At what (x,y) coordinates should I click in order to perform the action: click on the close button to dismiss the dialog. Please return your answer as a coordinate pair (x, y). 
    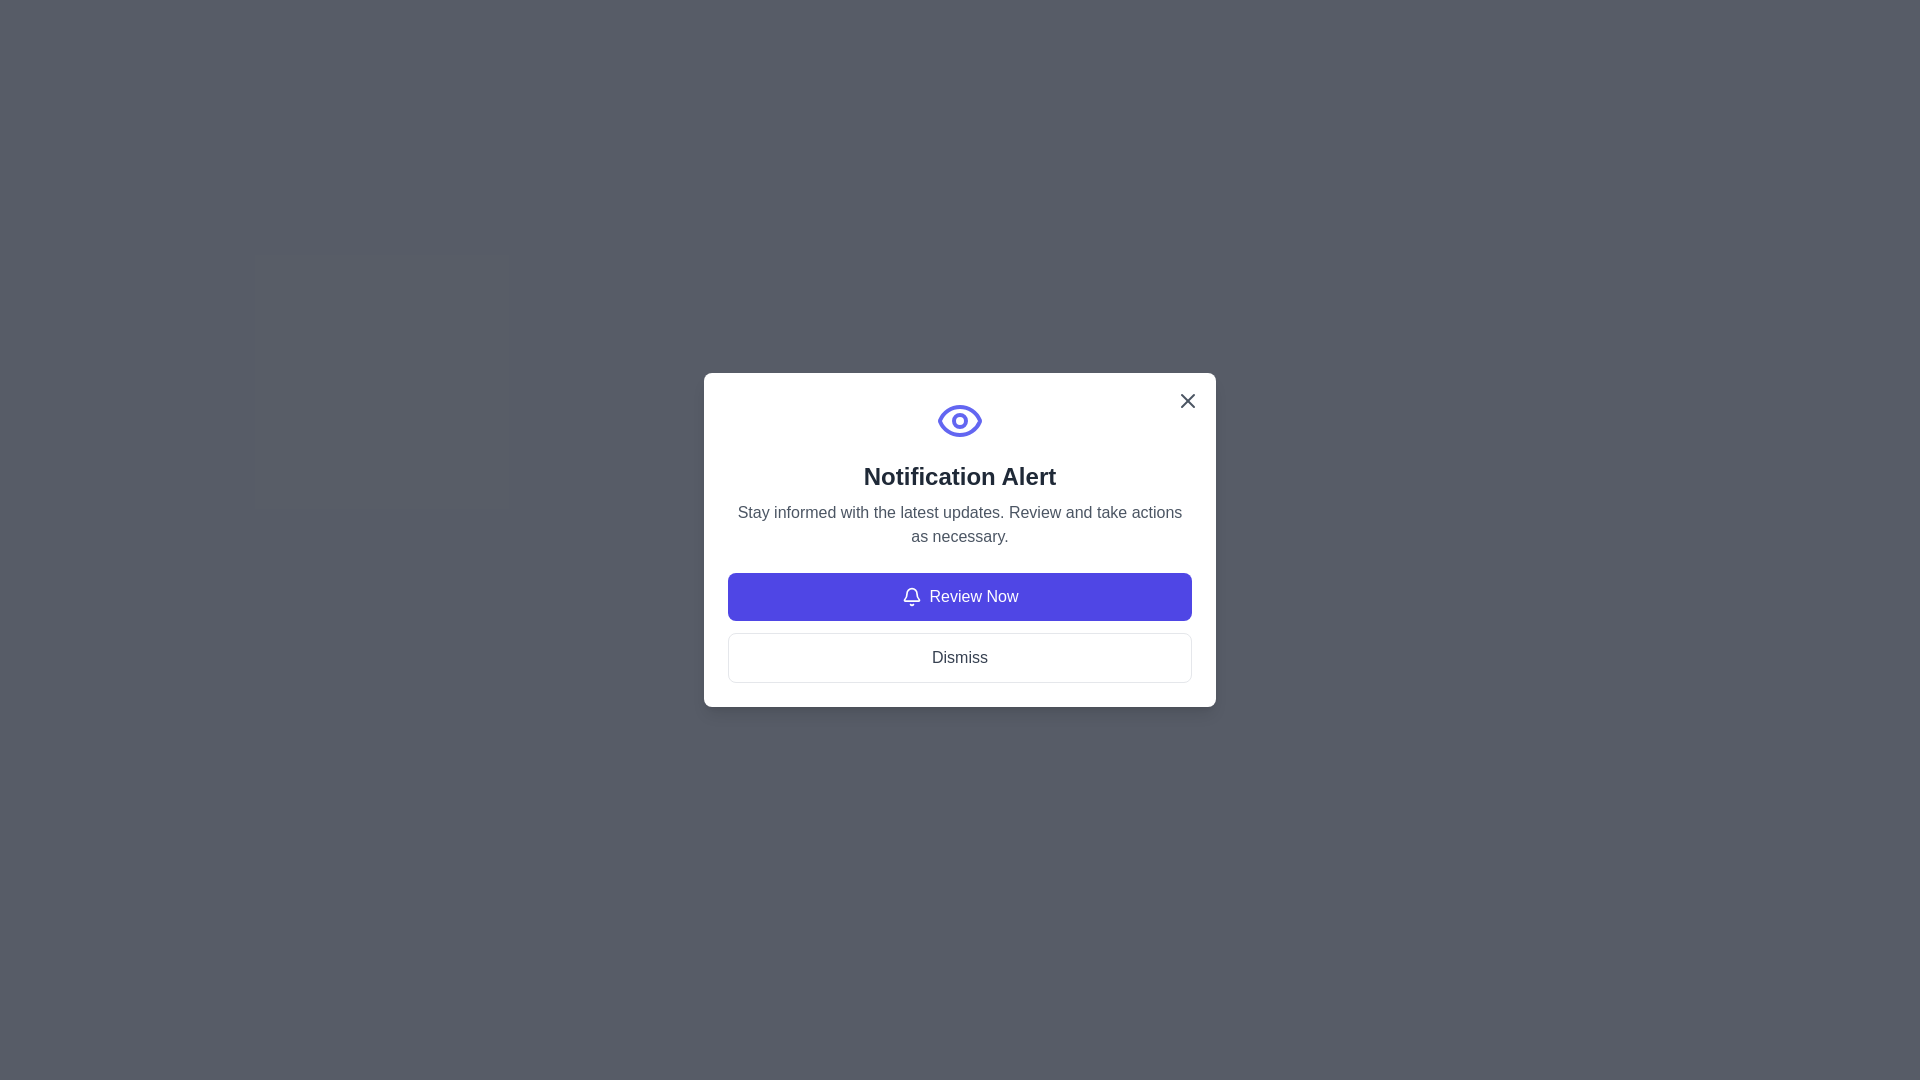
    Looking at the image, I should click on (1188, 401).